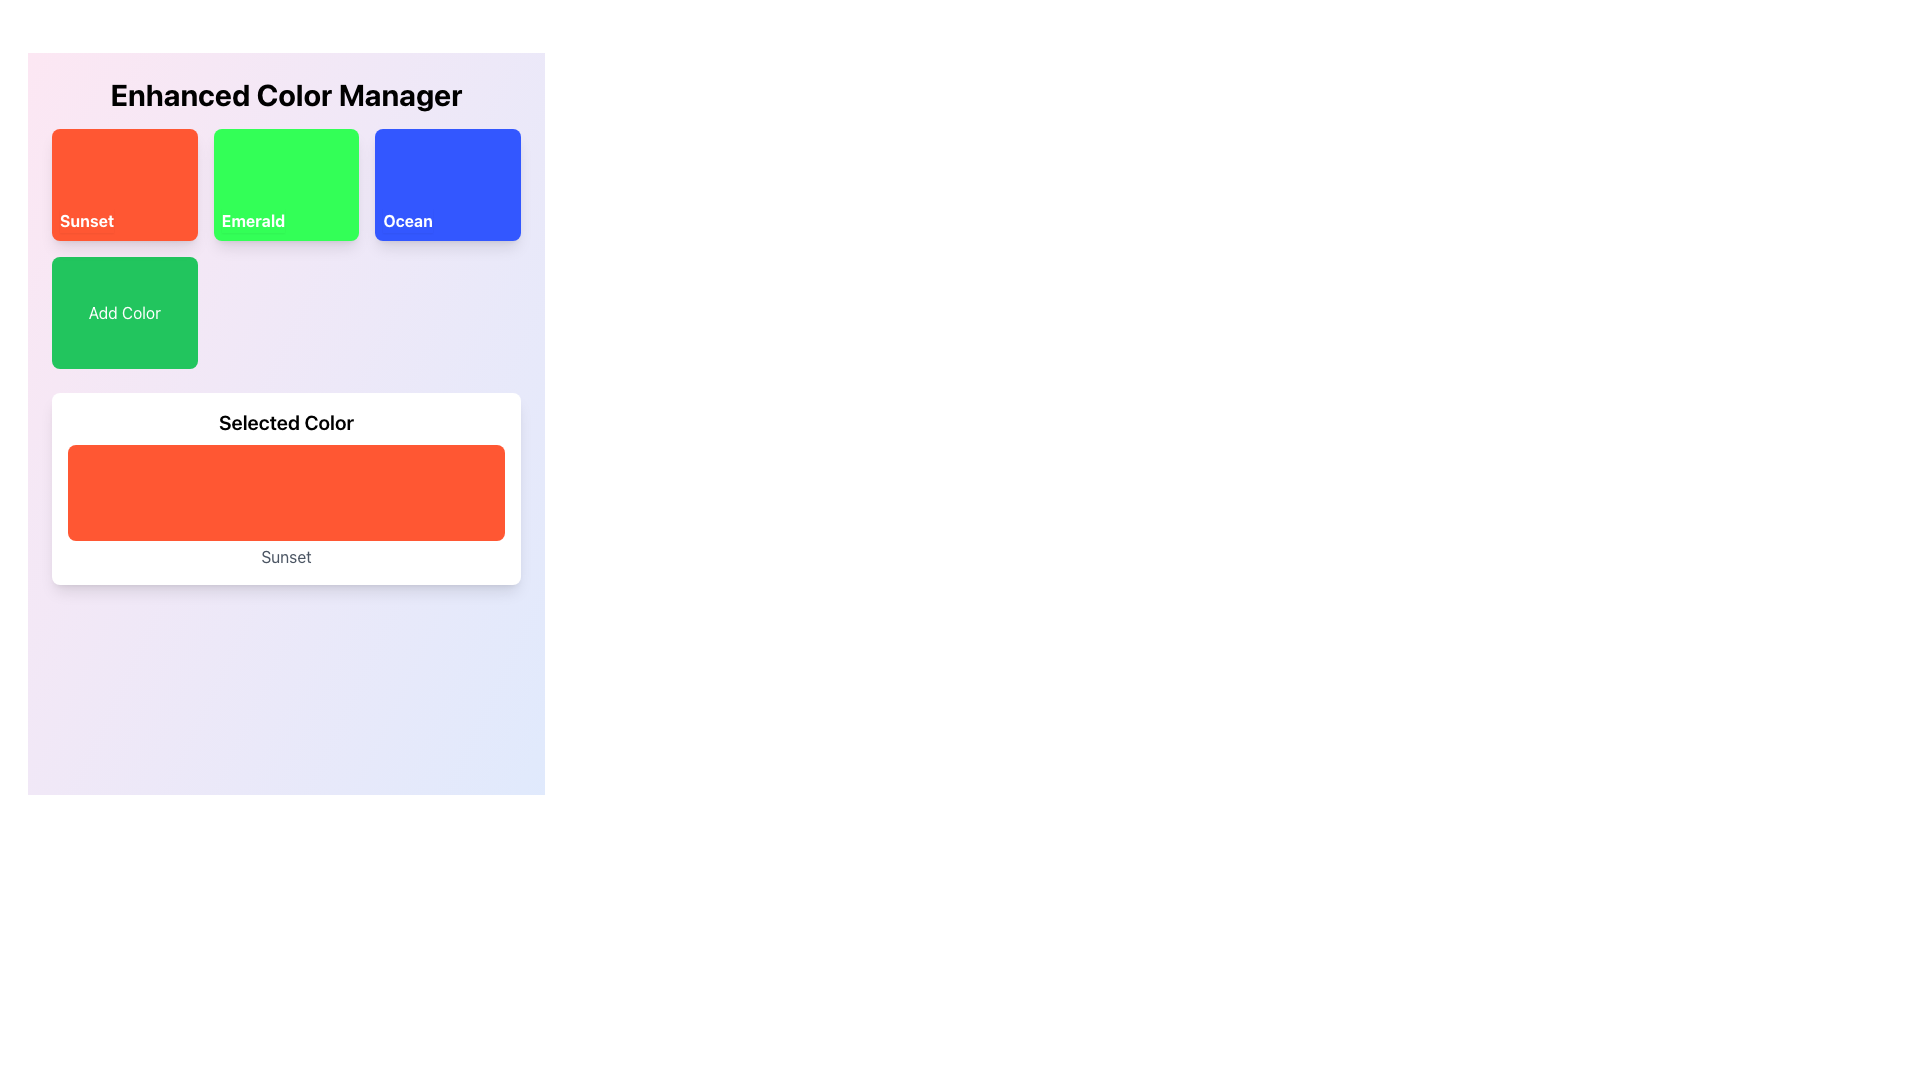 Image resolution: width=1920 pixels, height=1080 pixels. What do you see at coordinates (252, 220) in the screenshot?
I see `the text label displaying 'Emerald' in bold white letters within the green square` at bounding box center [252, 220].